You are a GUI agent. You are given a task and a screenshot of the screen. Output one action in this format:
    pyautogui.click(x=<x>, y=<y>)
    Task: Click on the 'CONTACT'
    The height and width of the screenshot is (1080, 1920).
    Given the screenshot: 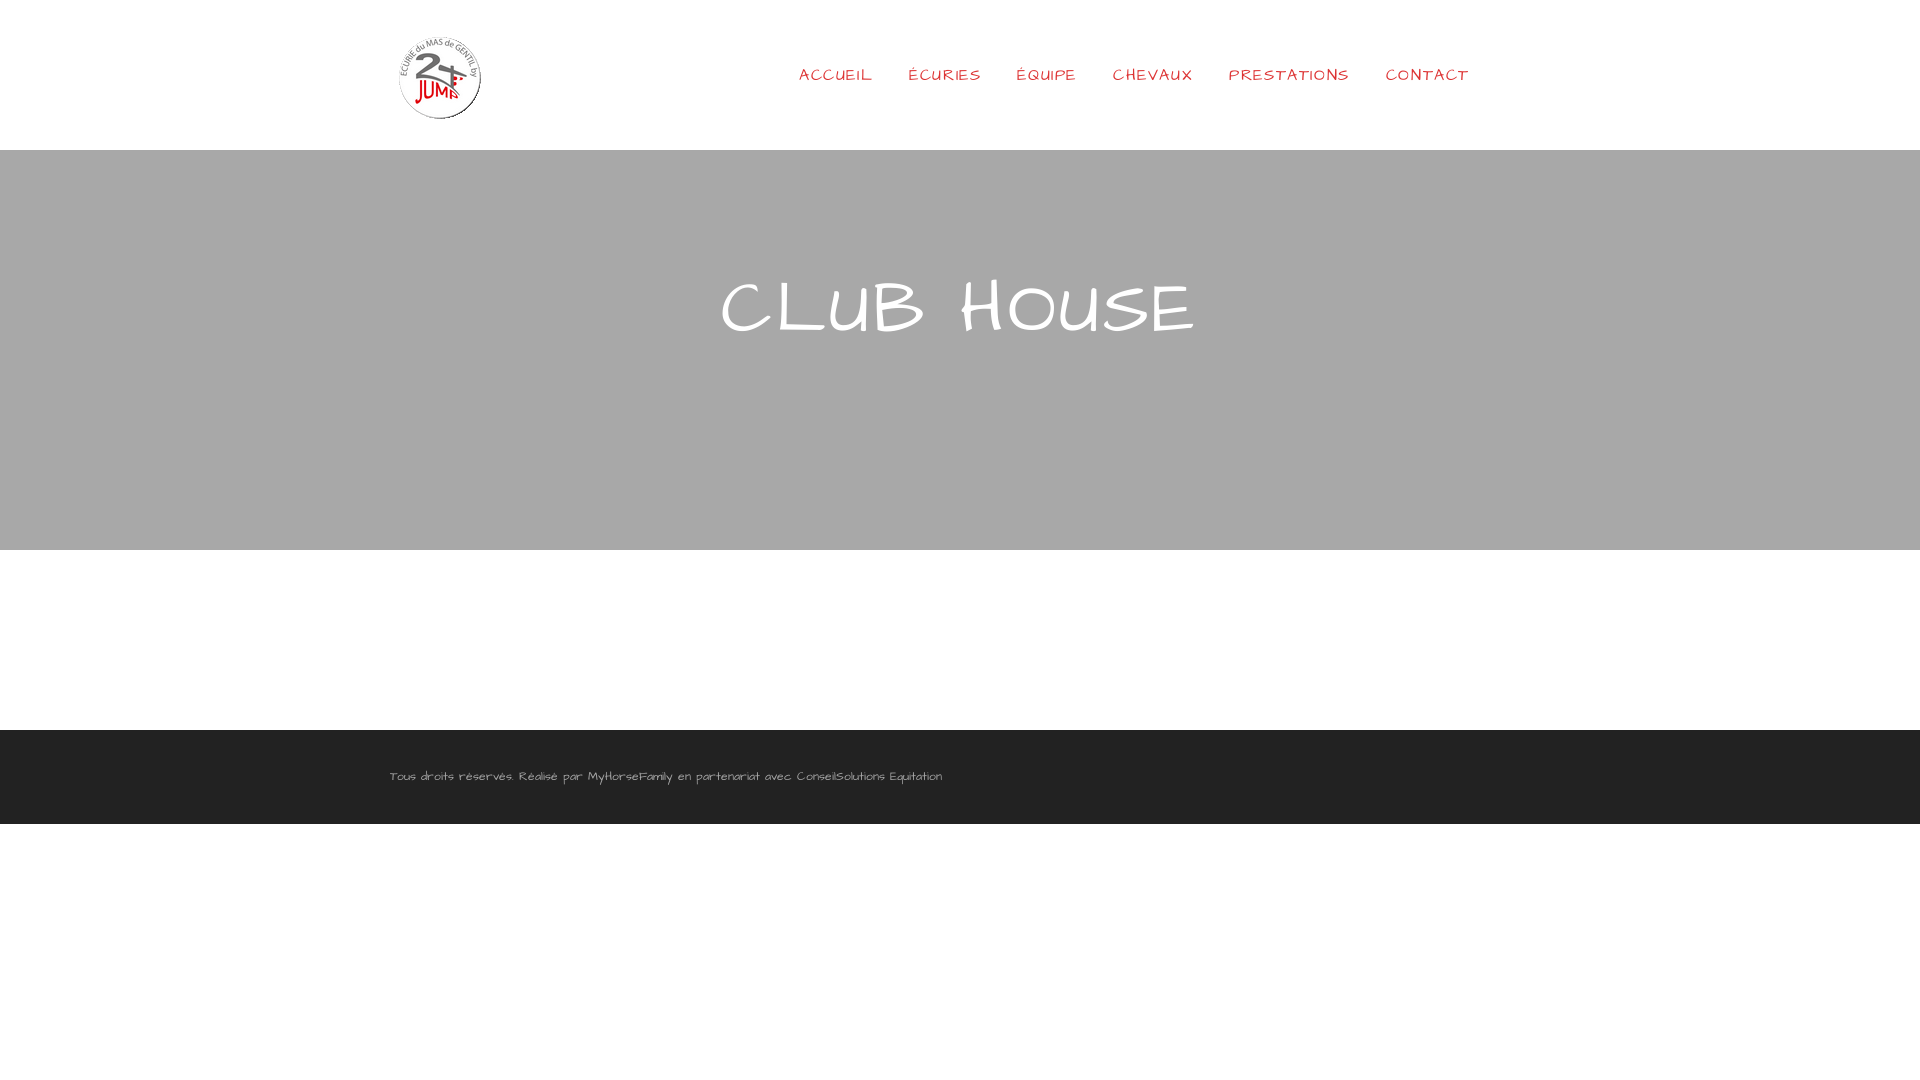 What is the action you would take?
    pyautogui.click(x=1427, y=73)
    